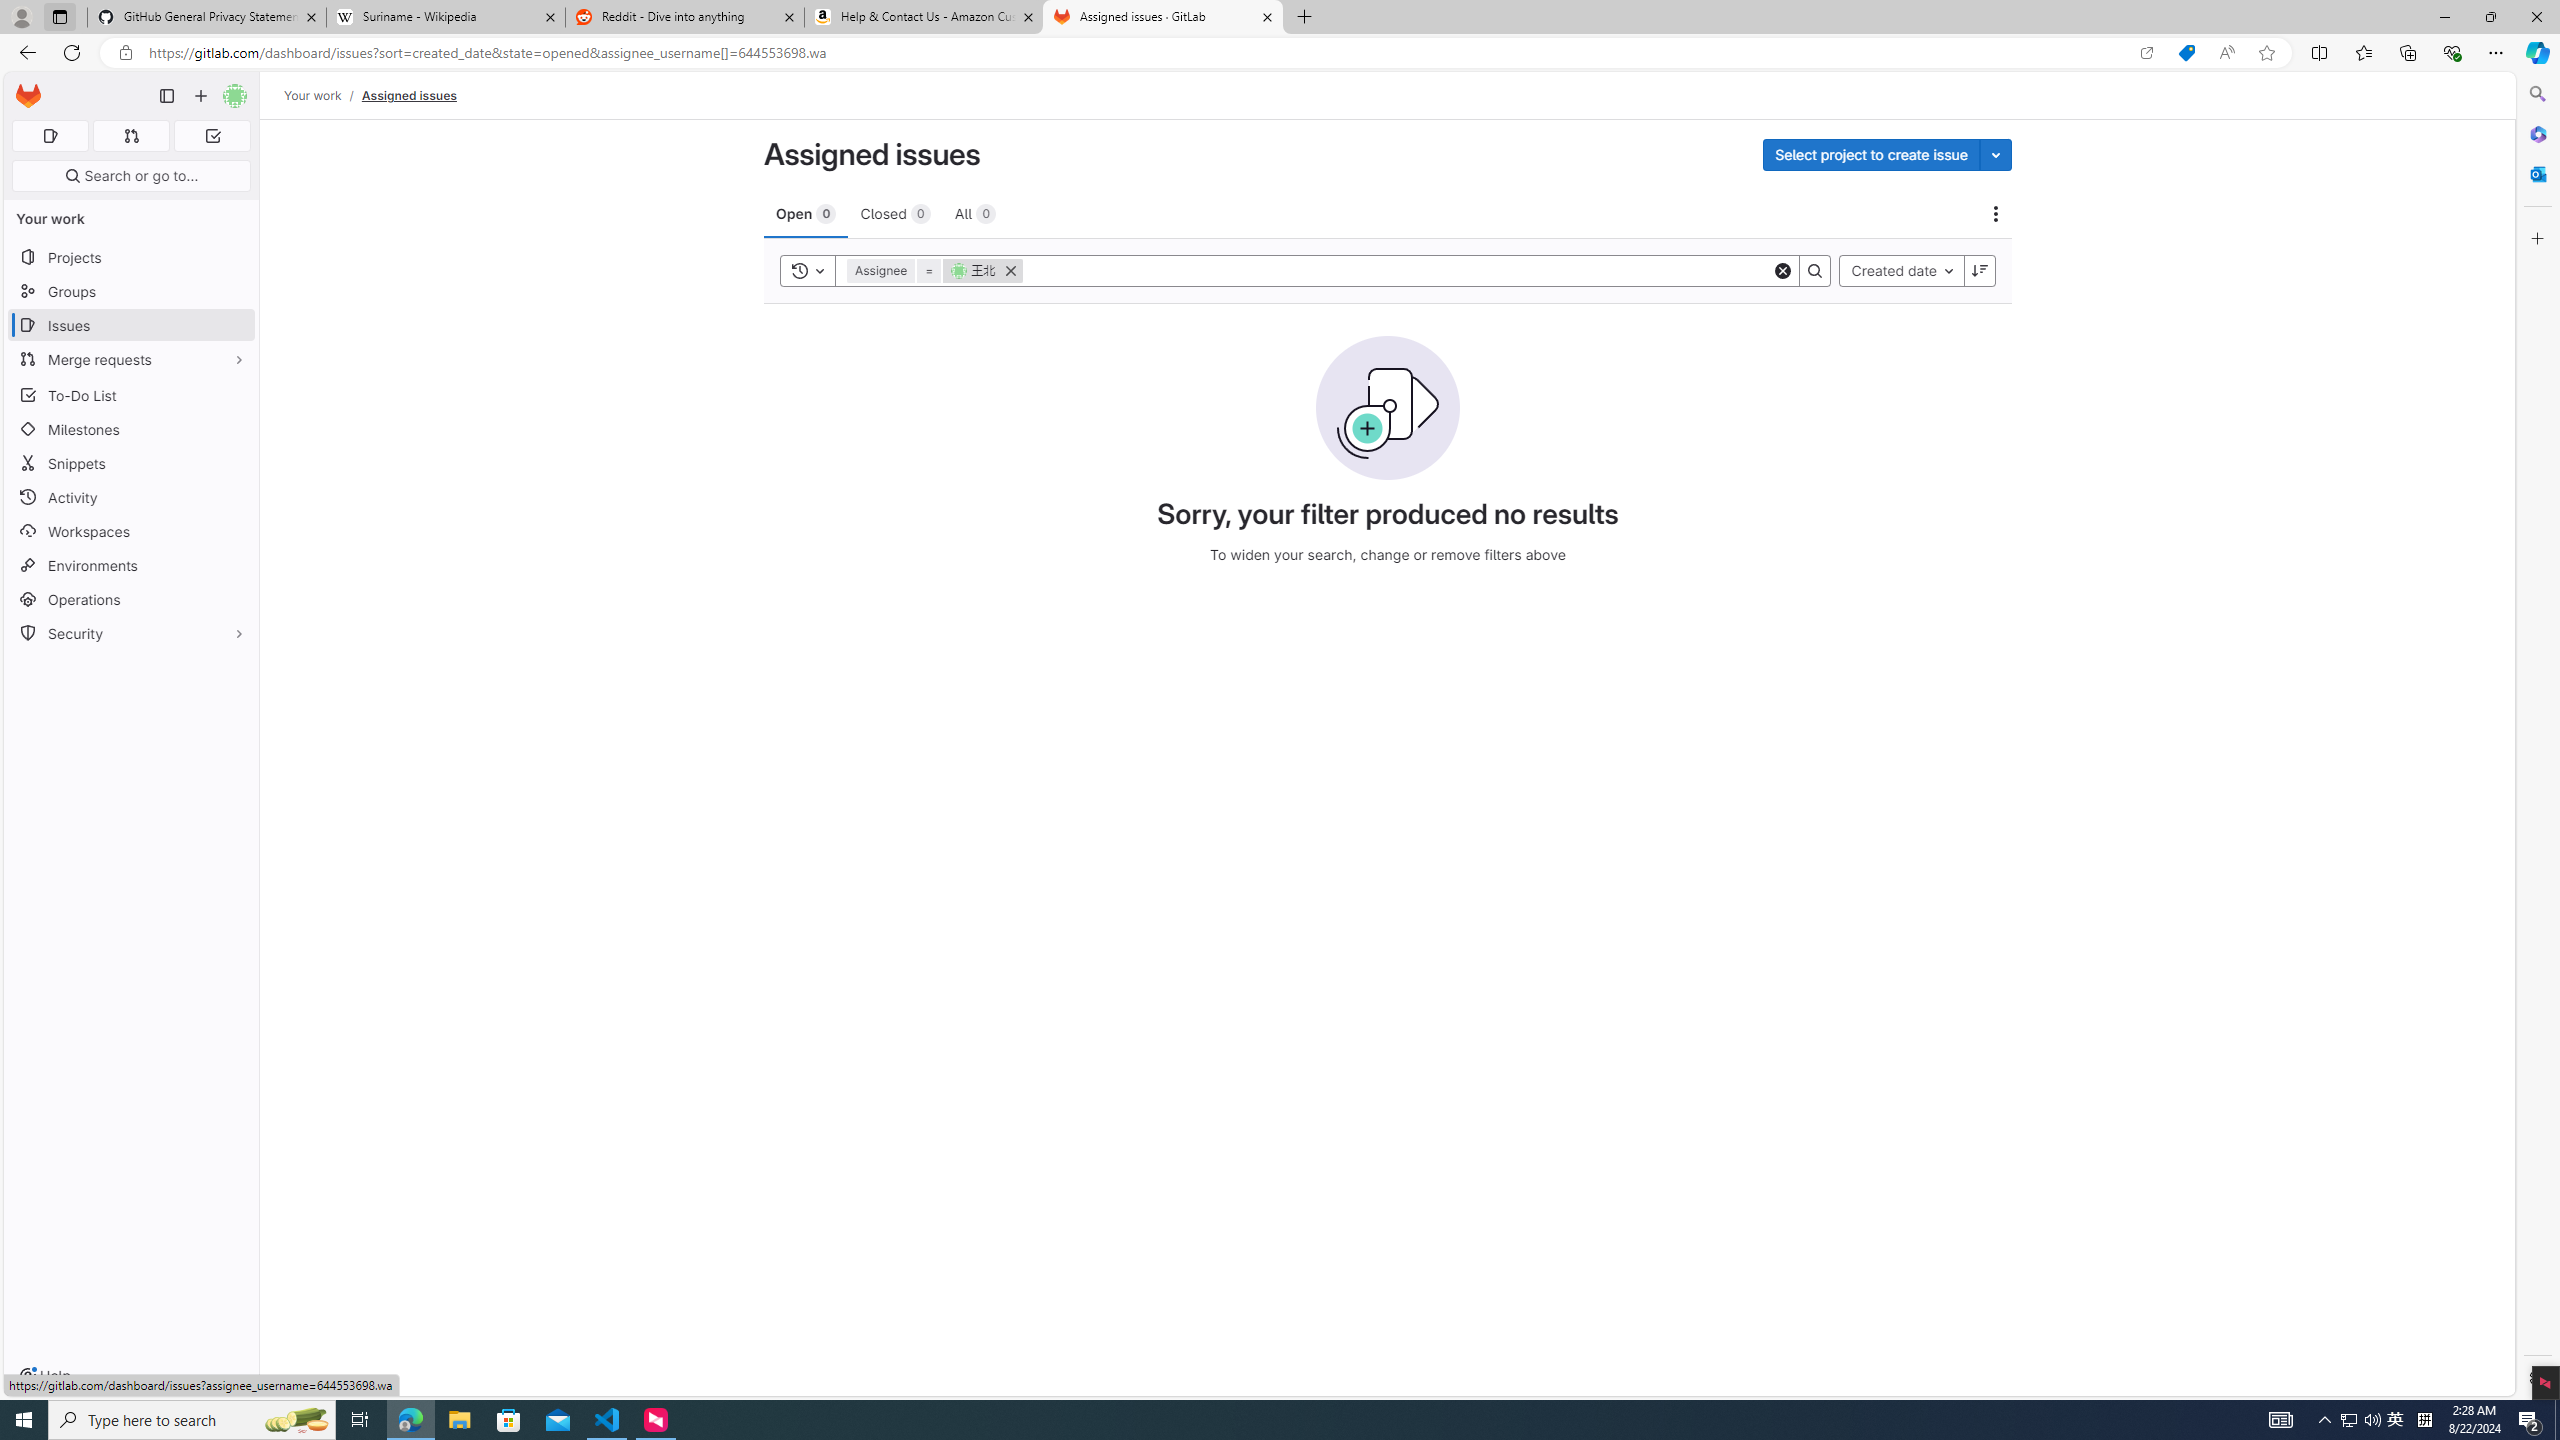  Describe the element at coordinates (1994, 153) in the screenshot. I see `'Toggle project select'` at that location.